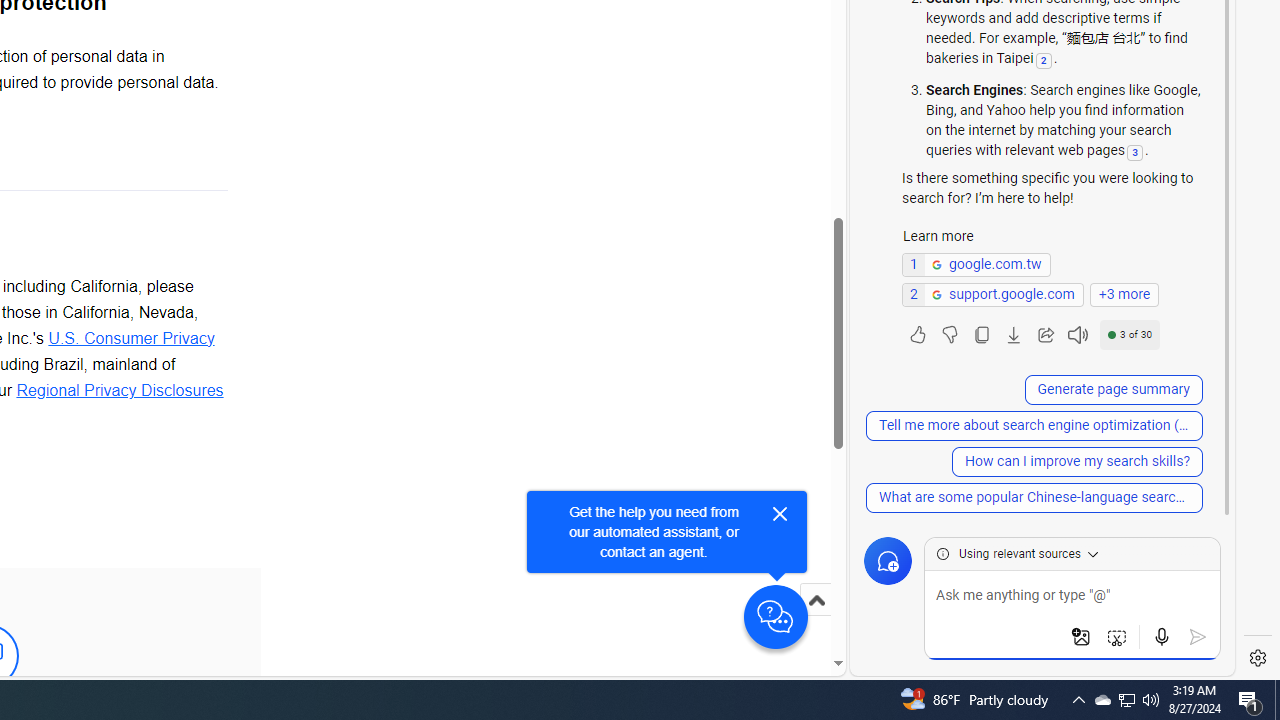 Image resolution: width=1280 pixels, height=720 pixels. What do you see at coordinates (816, 620) in the screenshot?
I see `'Scroll to top'` at bounding box center [816, 620].